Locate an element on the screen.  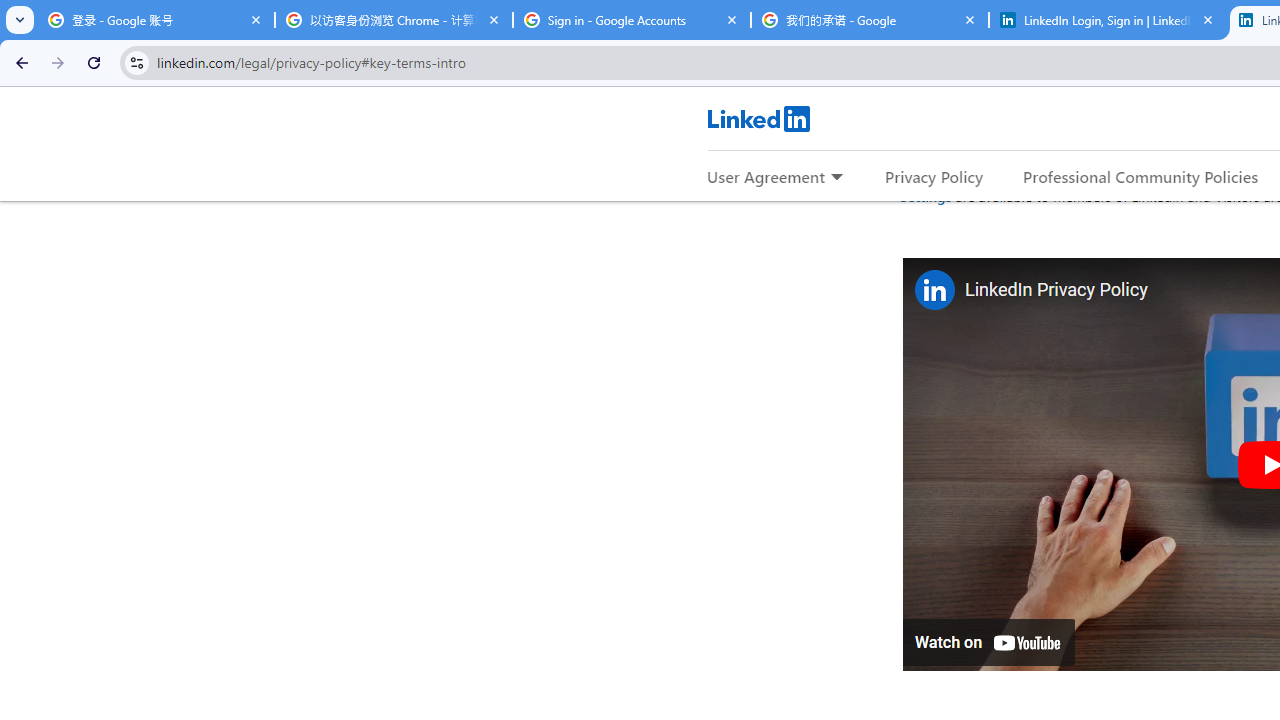
'Photo image of LinkedIn' is located at coordinates (933, 289).